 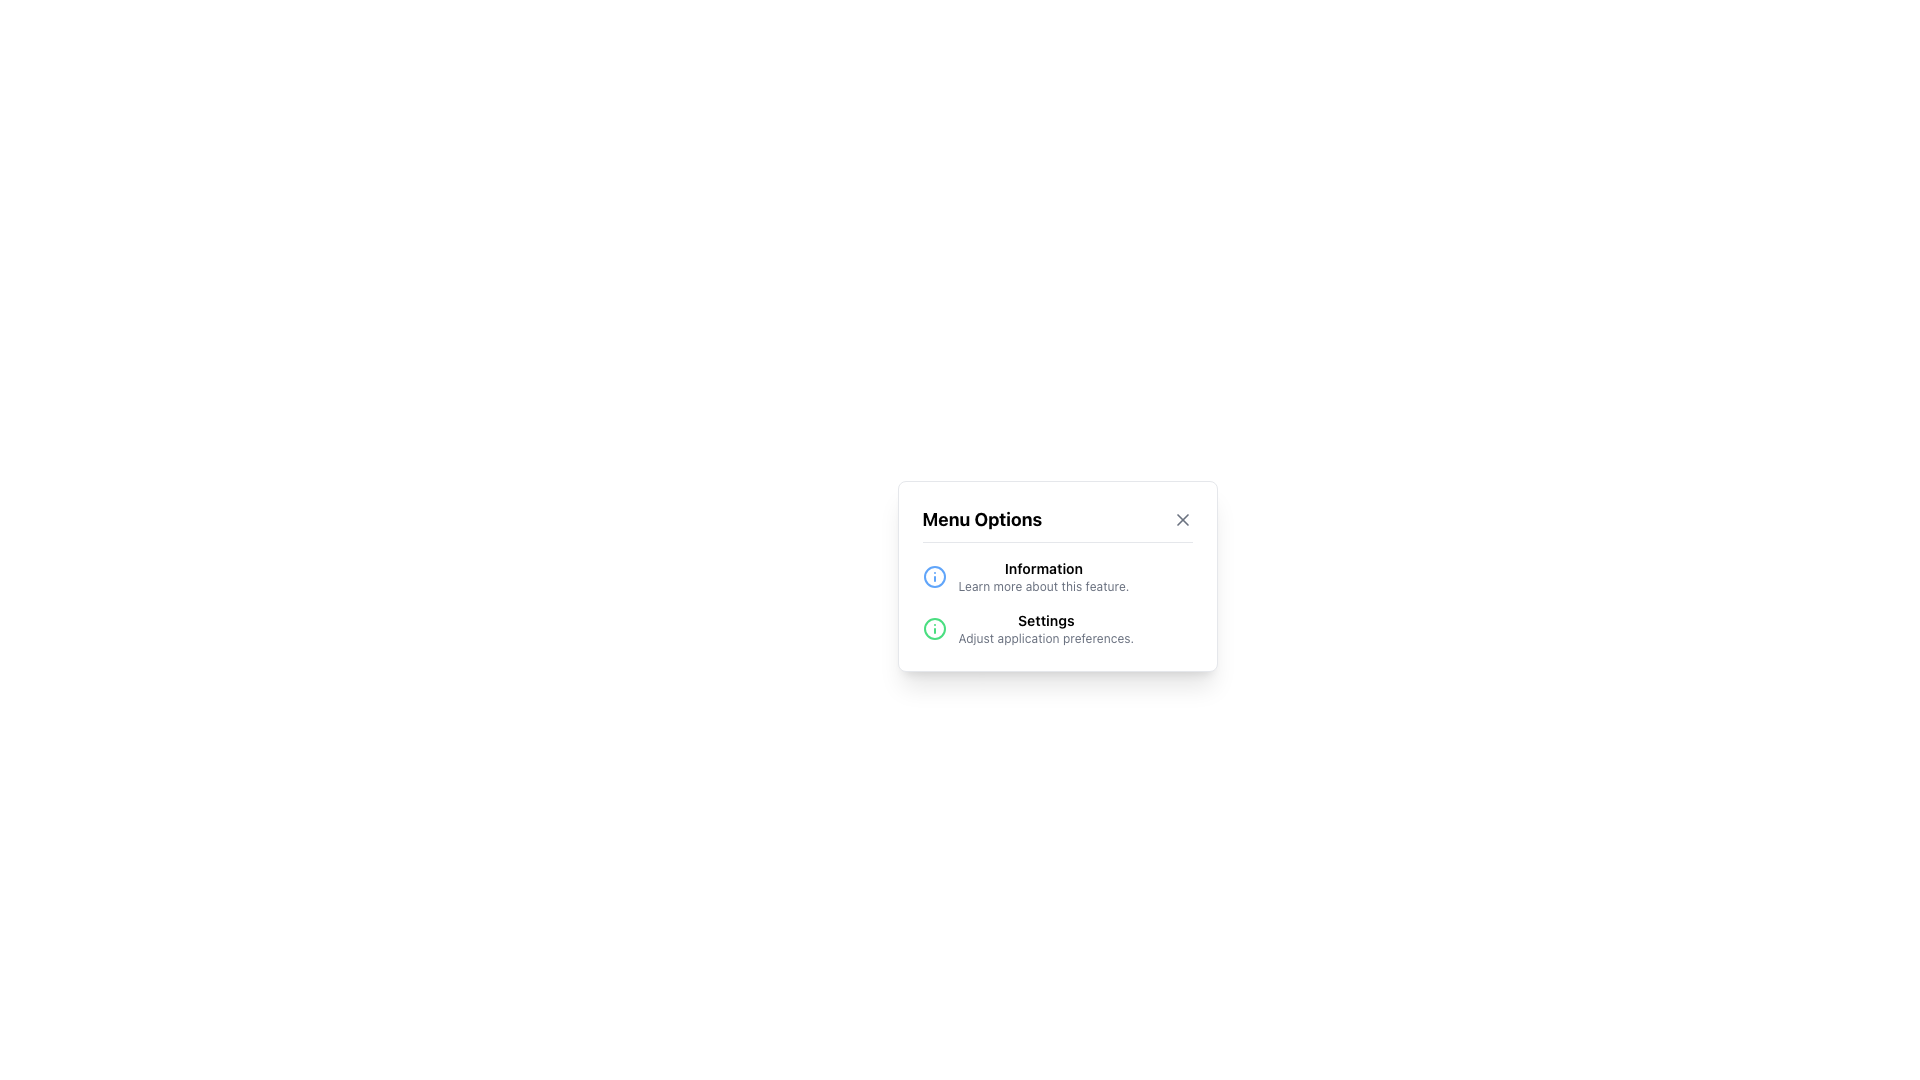 I want to click on the Text block under the 'Information' option in the 'Menu Options' panel, which serves as a menu option, so click(x=1045, y=627).